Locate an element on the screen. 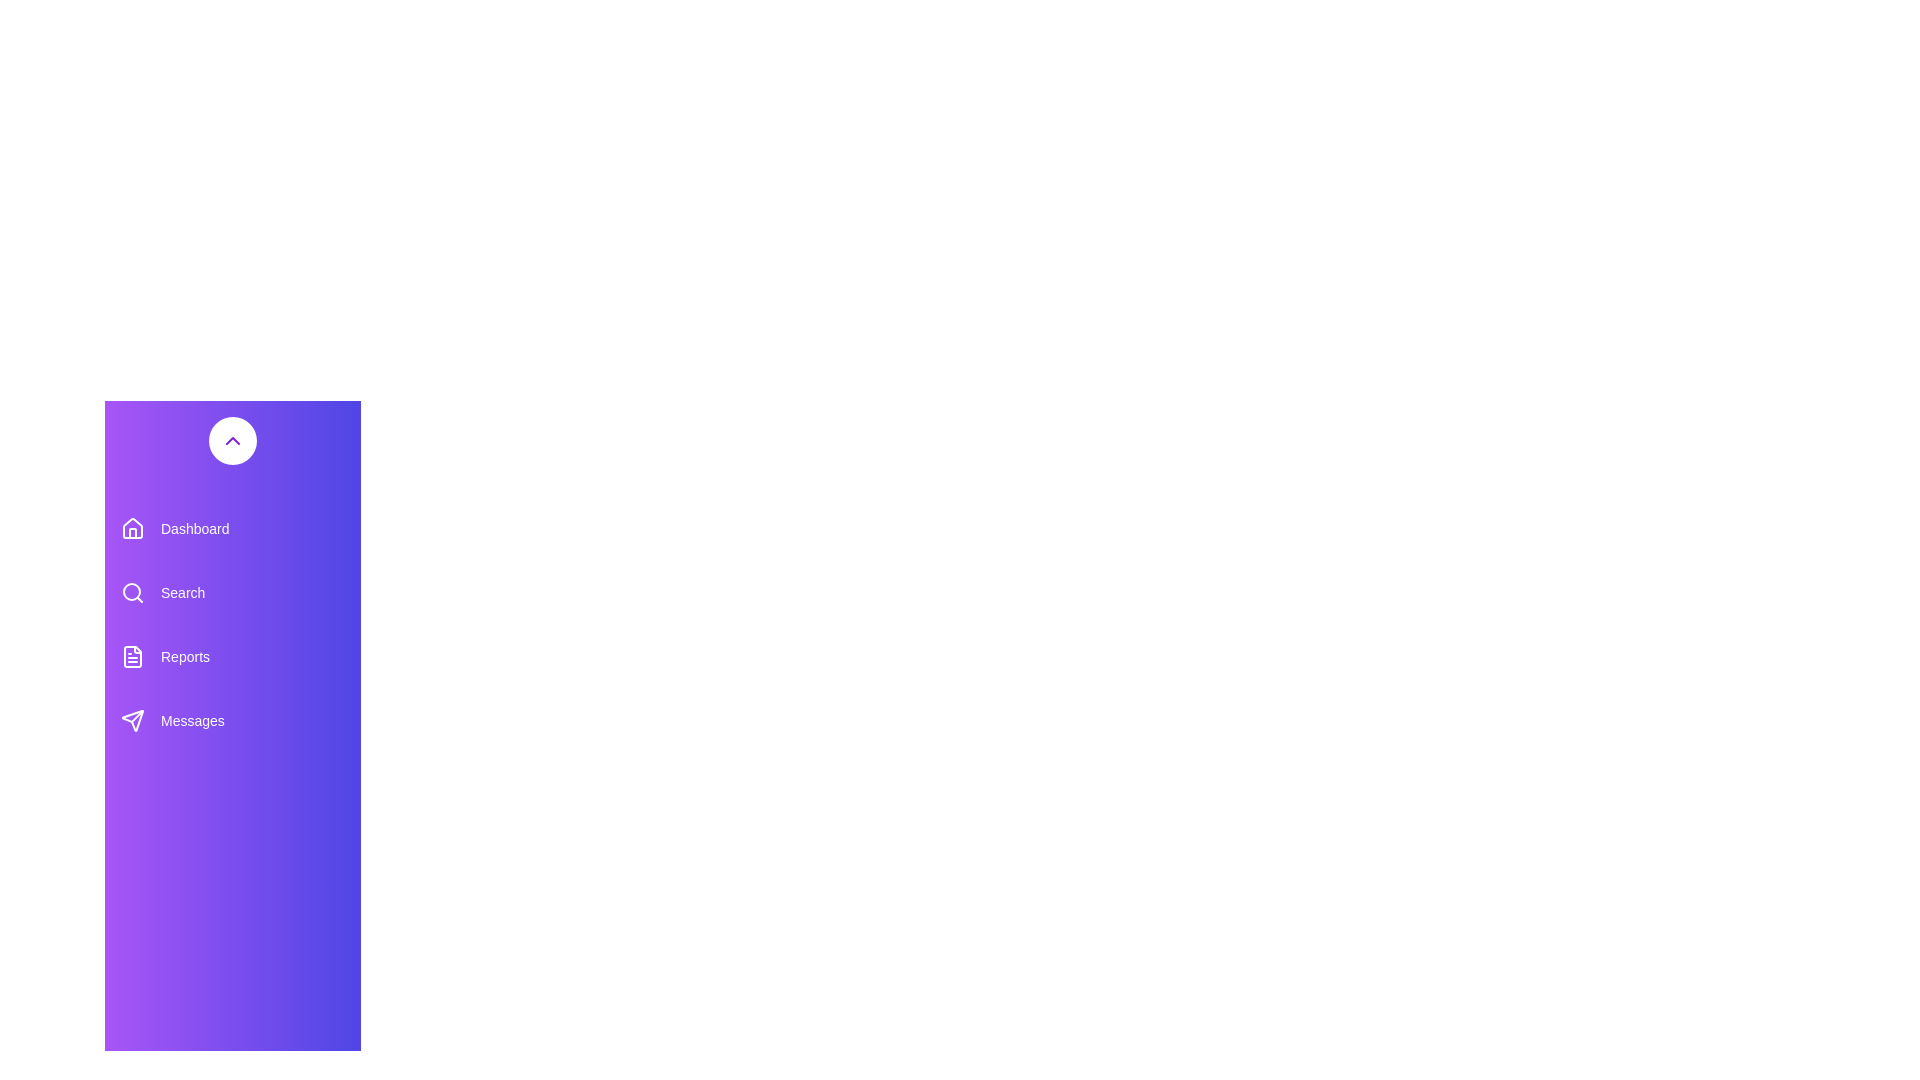 The width and height of the screenshot is (1920, 1080). the 'Reports' icon located in the left sidebar navigation menu is located at coordinates (132, 656).